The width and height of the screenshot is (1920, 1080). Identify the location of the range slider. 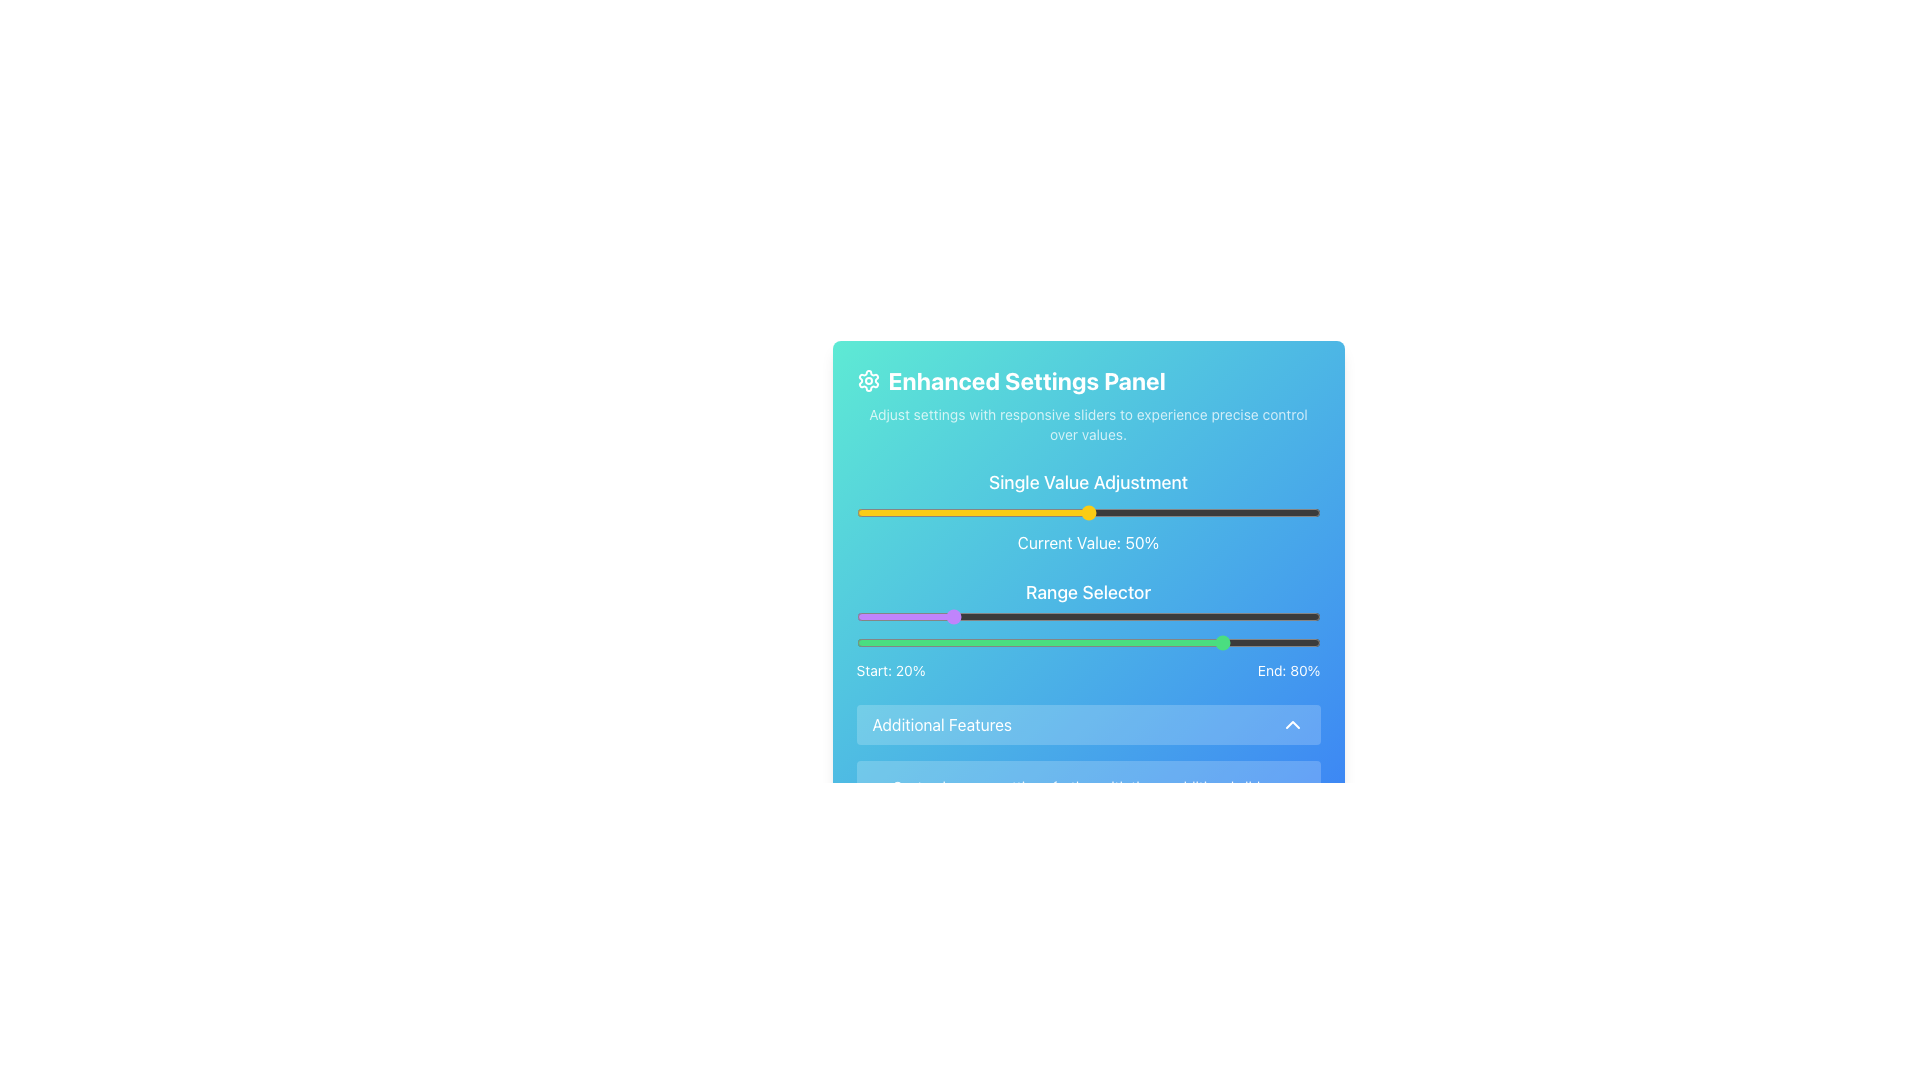
(1106, 616).